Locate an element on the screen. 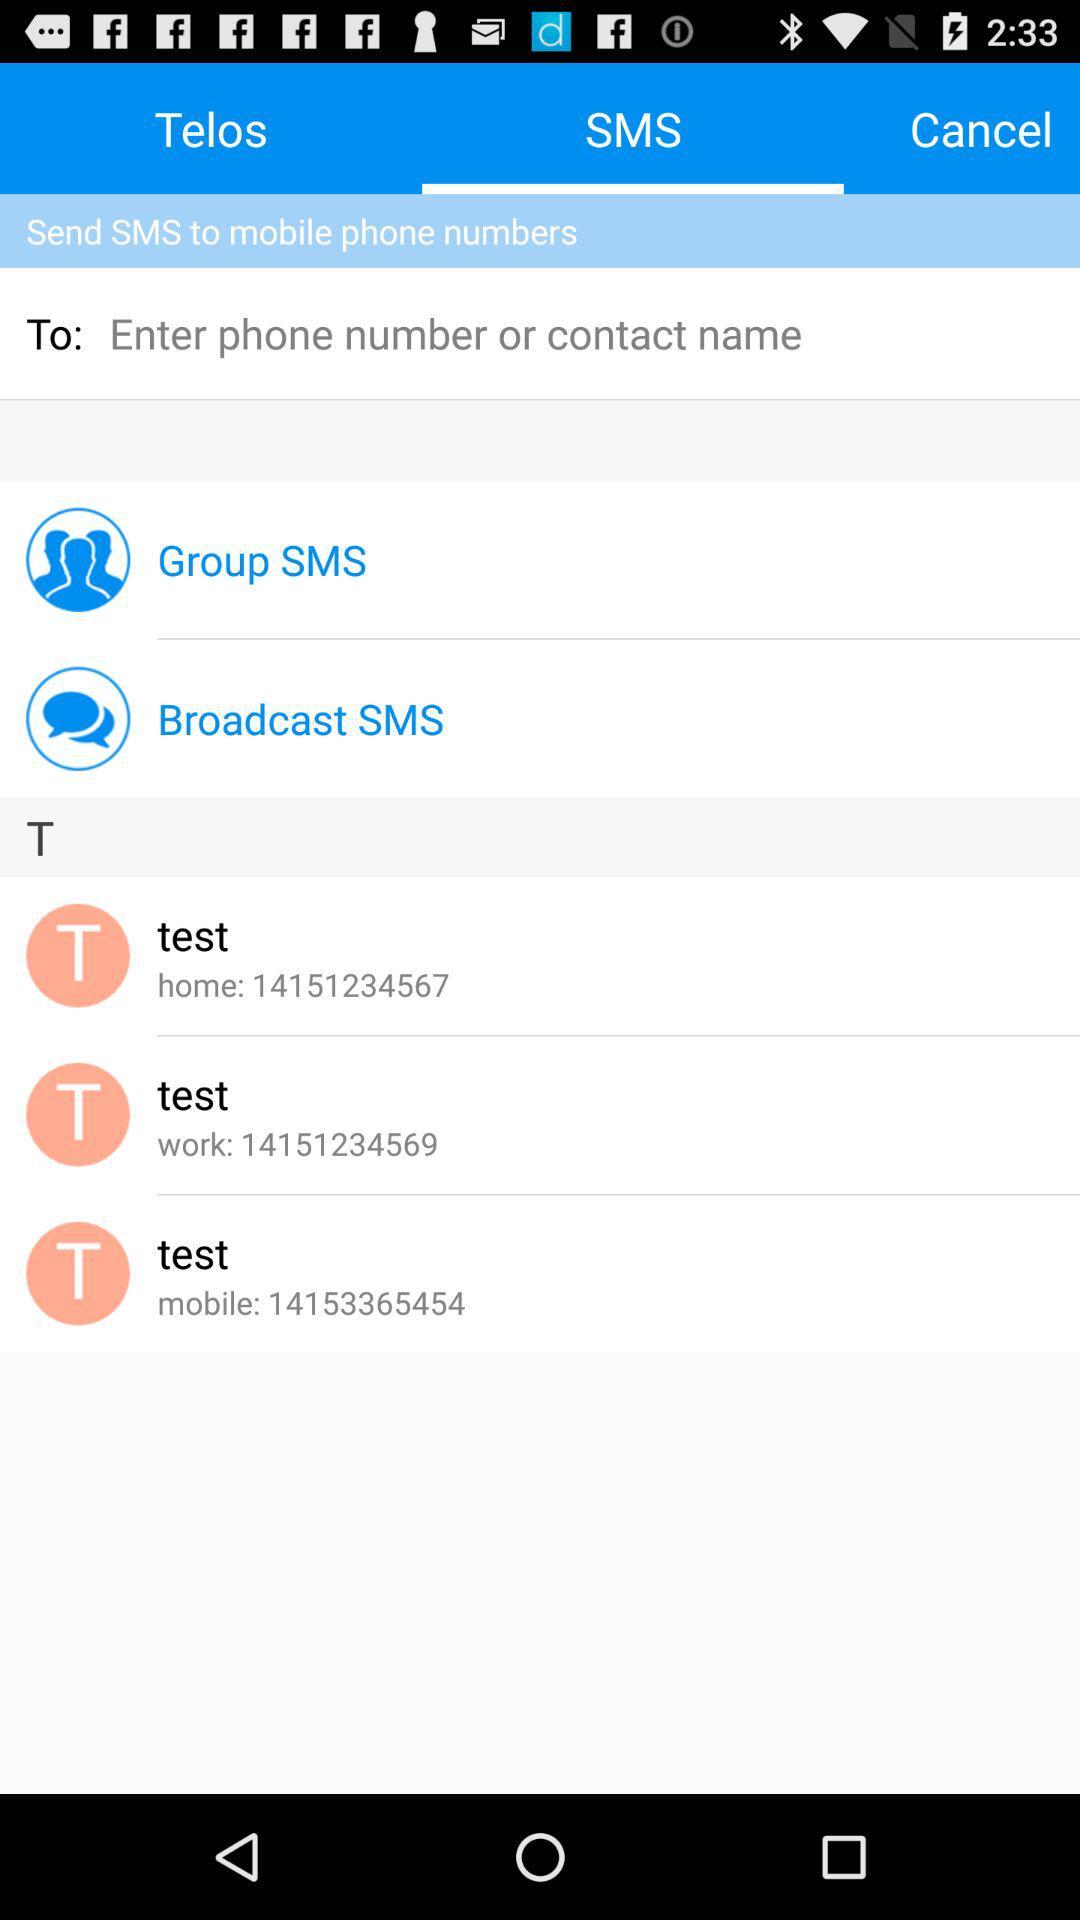  mobile: 14153365454 icon is located at coordinates (311, 1302).